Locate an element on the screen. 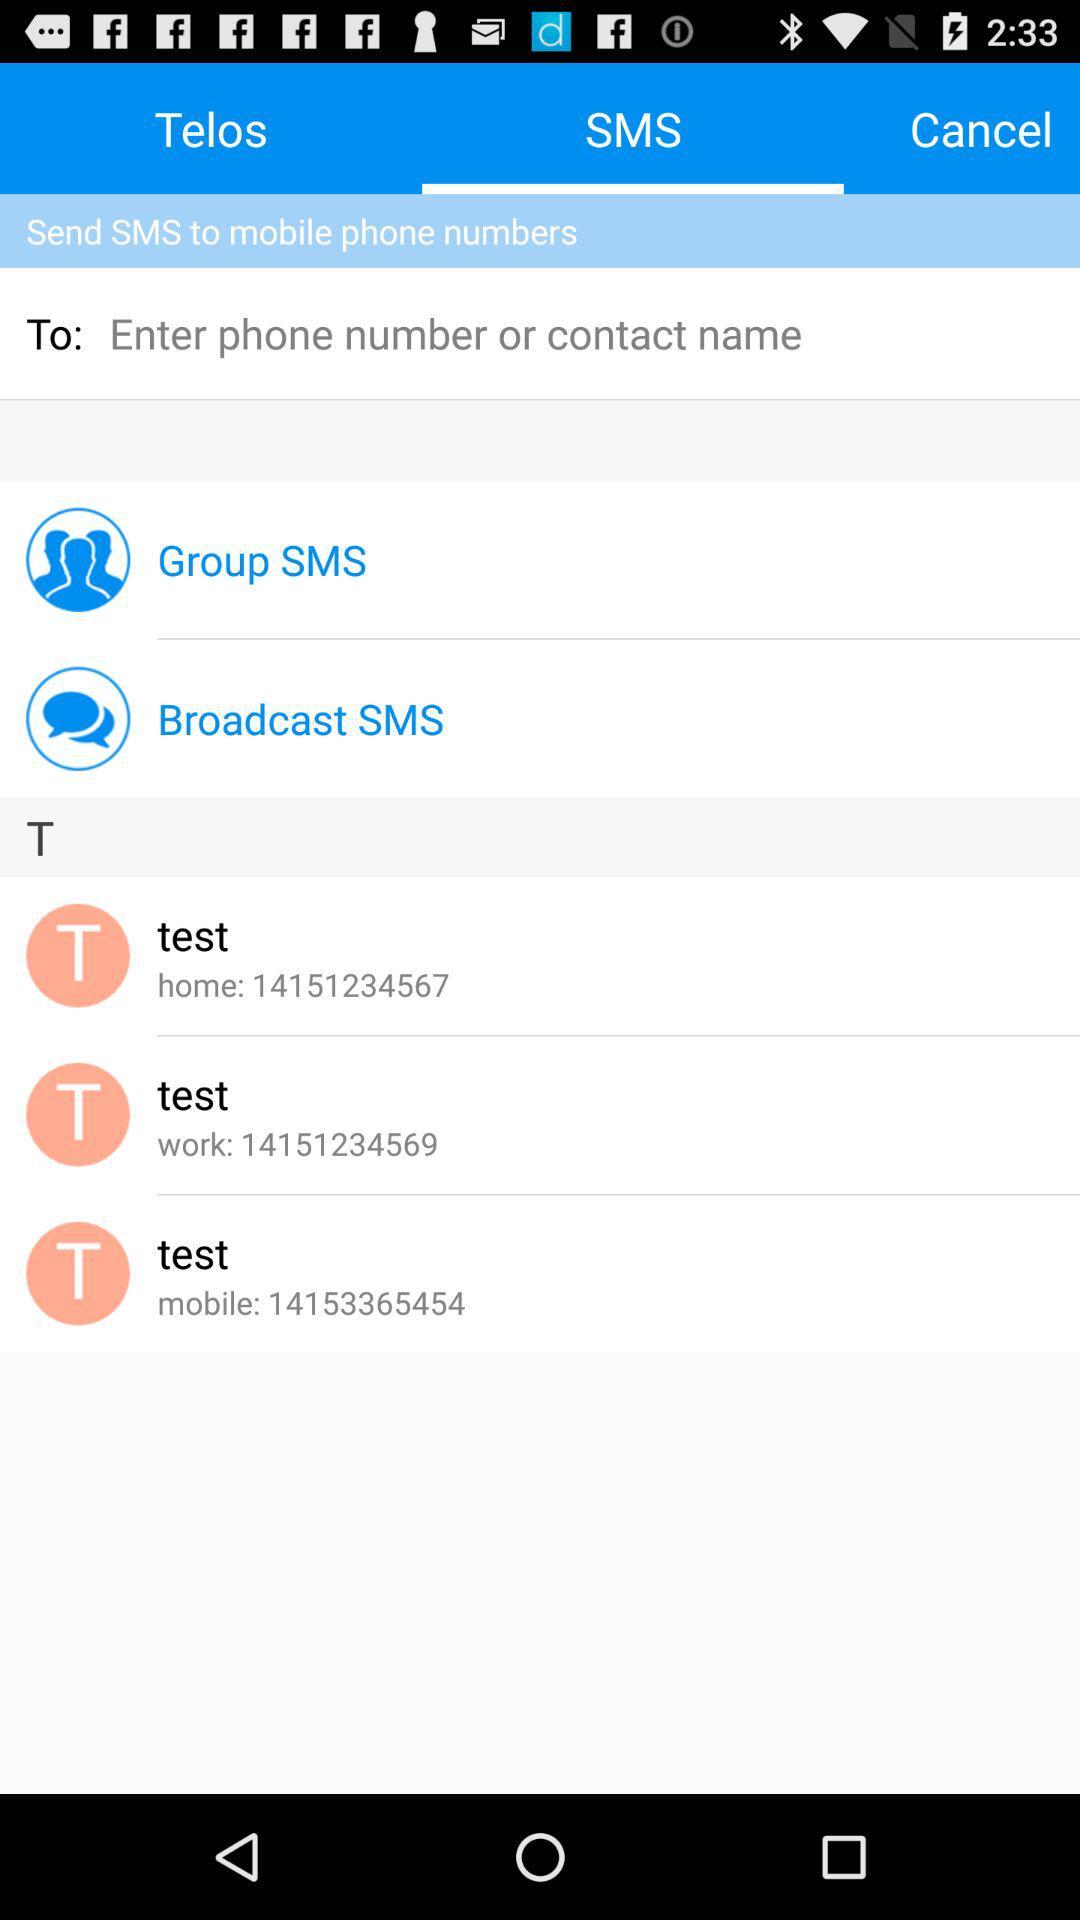  mobile: 14153365454 icon is located at coordinates (311, 1302).